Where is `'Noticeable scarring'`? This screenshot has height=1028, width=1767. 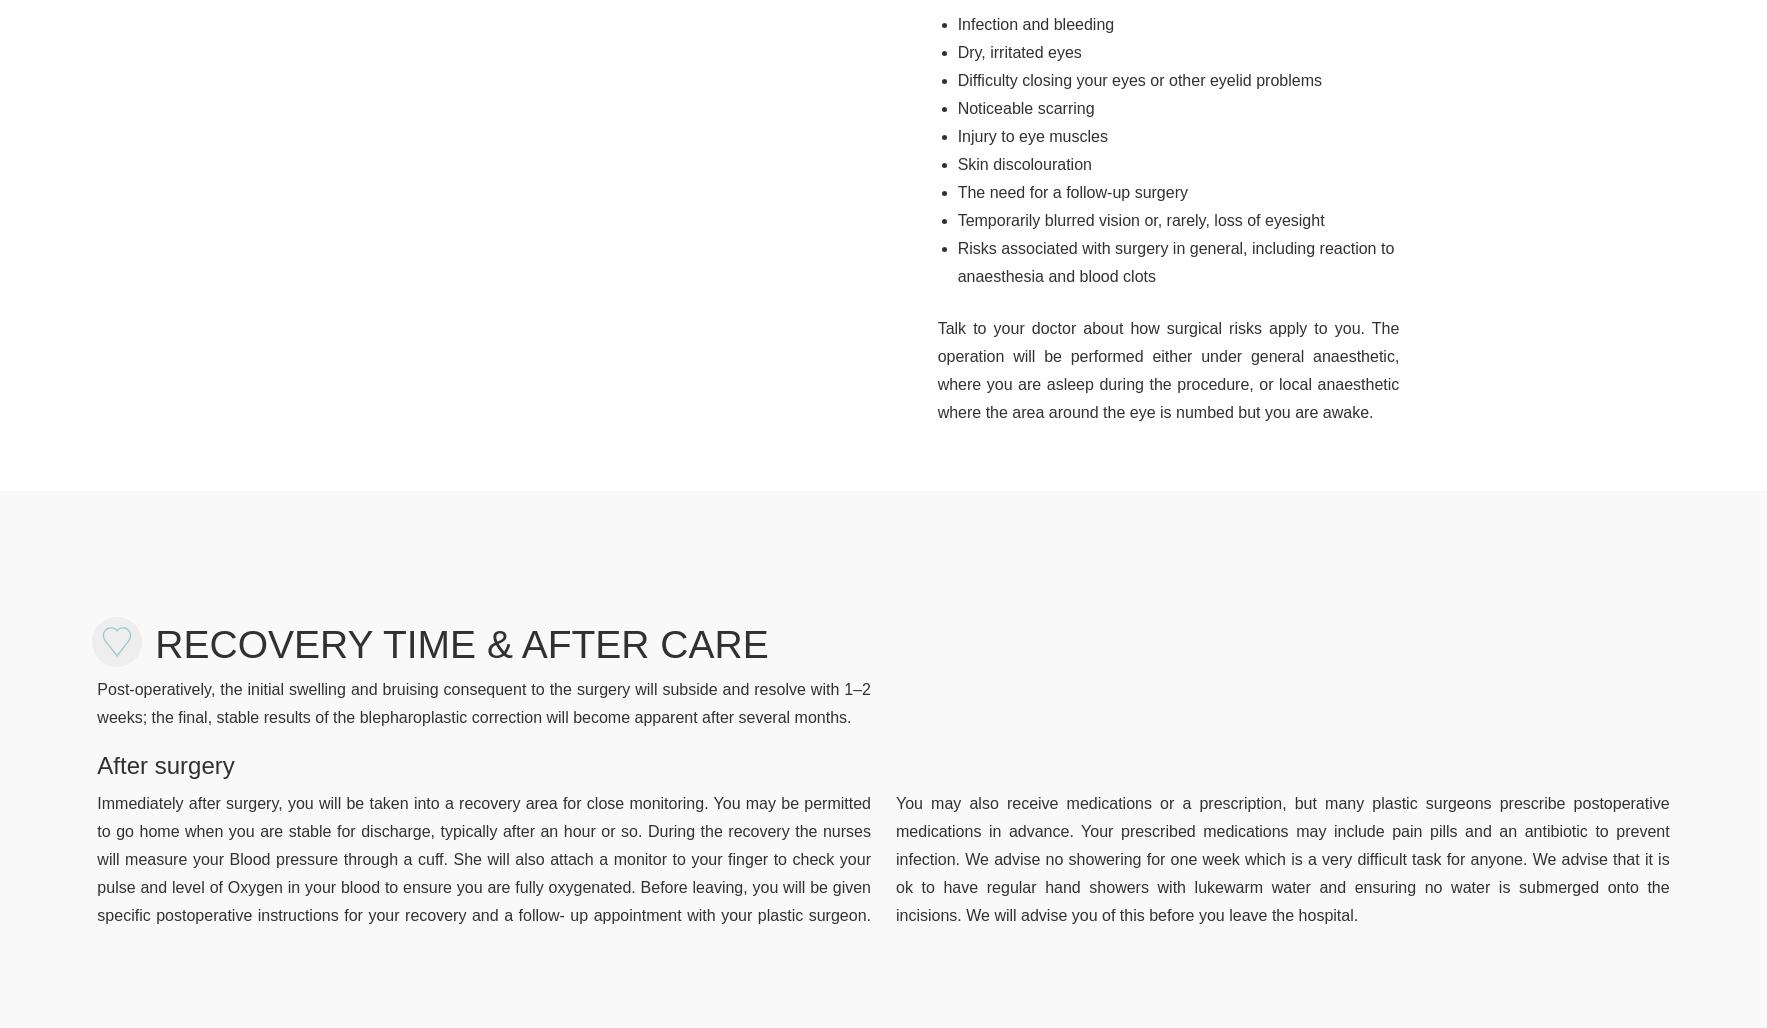
'Noticeable scarring' is located at coordinates (1025, 106).